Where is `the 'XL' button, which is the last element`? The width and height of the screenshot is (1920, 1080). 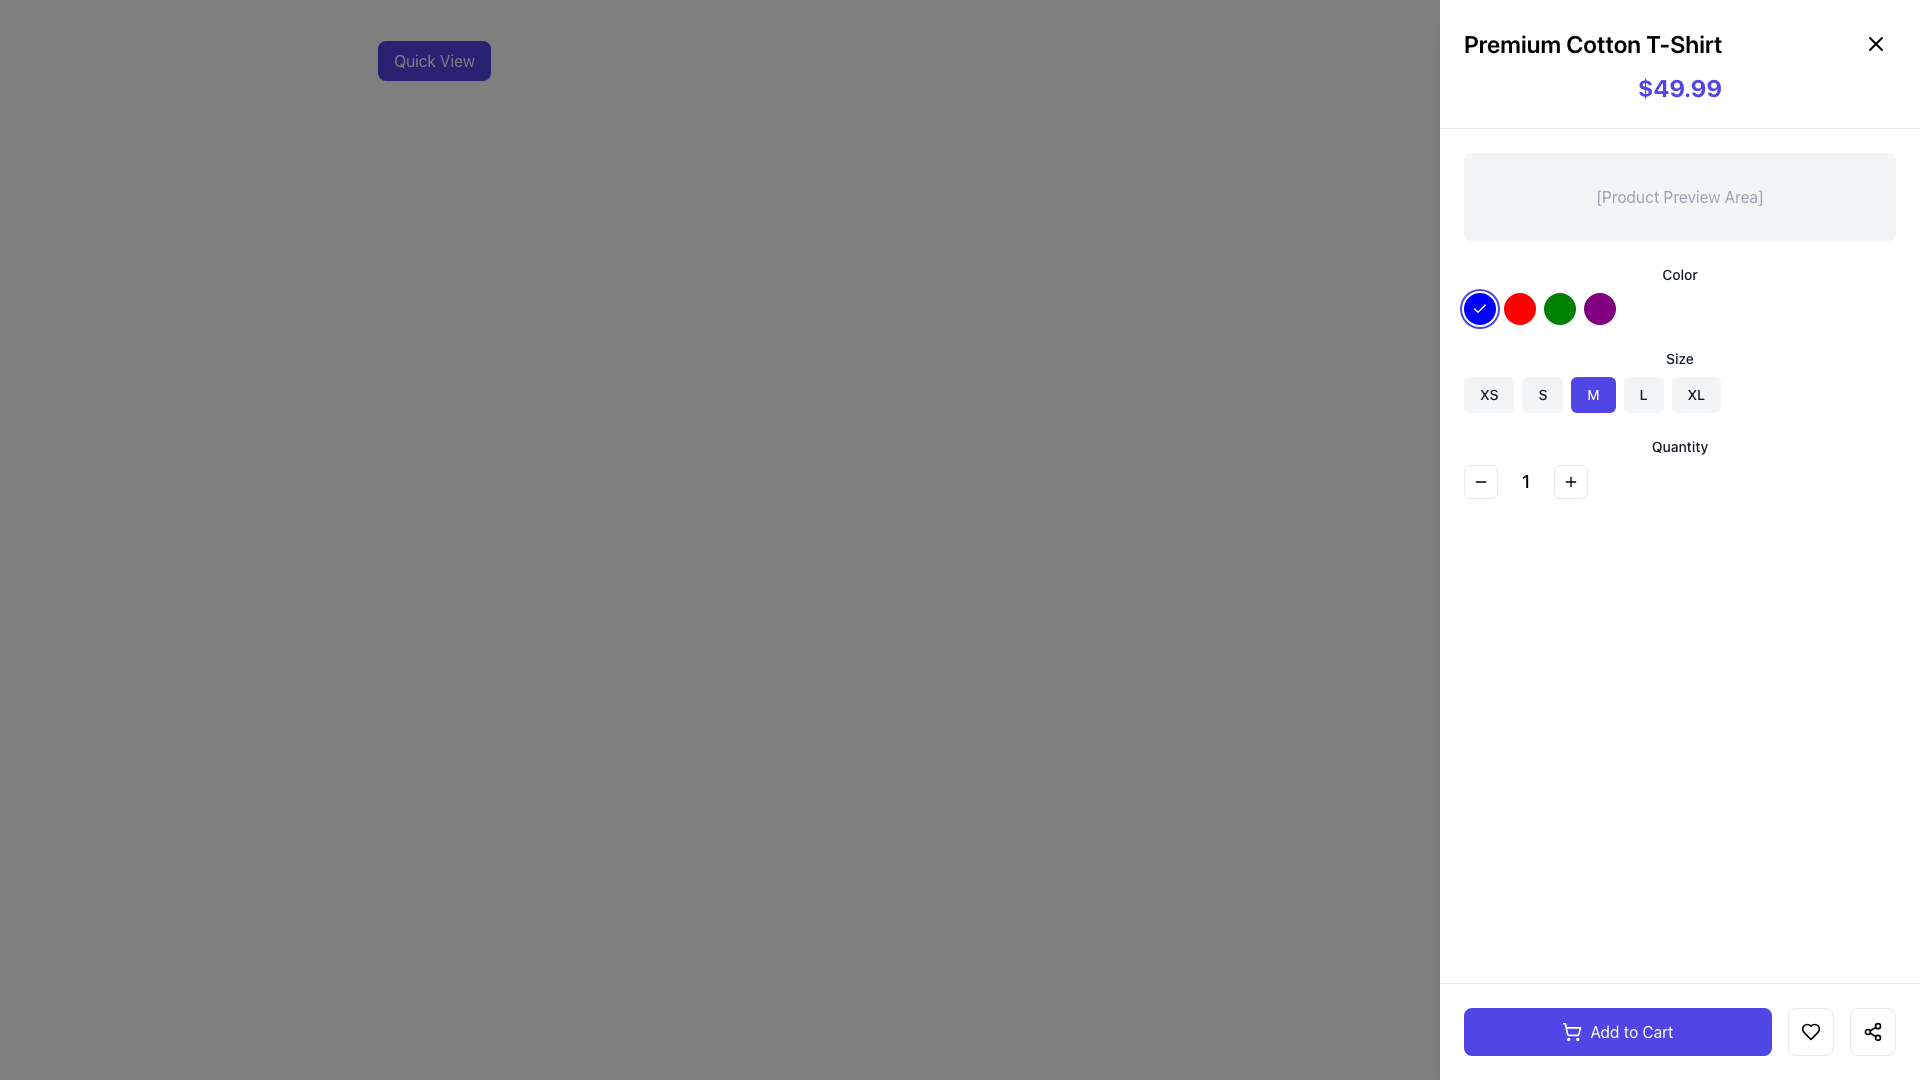
the 'XL' button, which is the last element is located at coordinates (1694, 394).